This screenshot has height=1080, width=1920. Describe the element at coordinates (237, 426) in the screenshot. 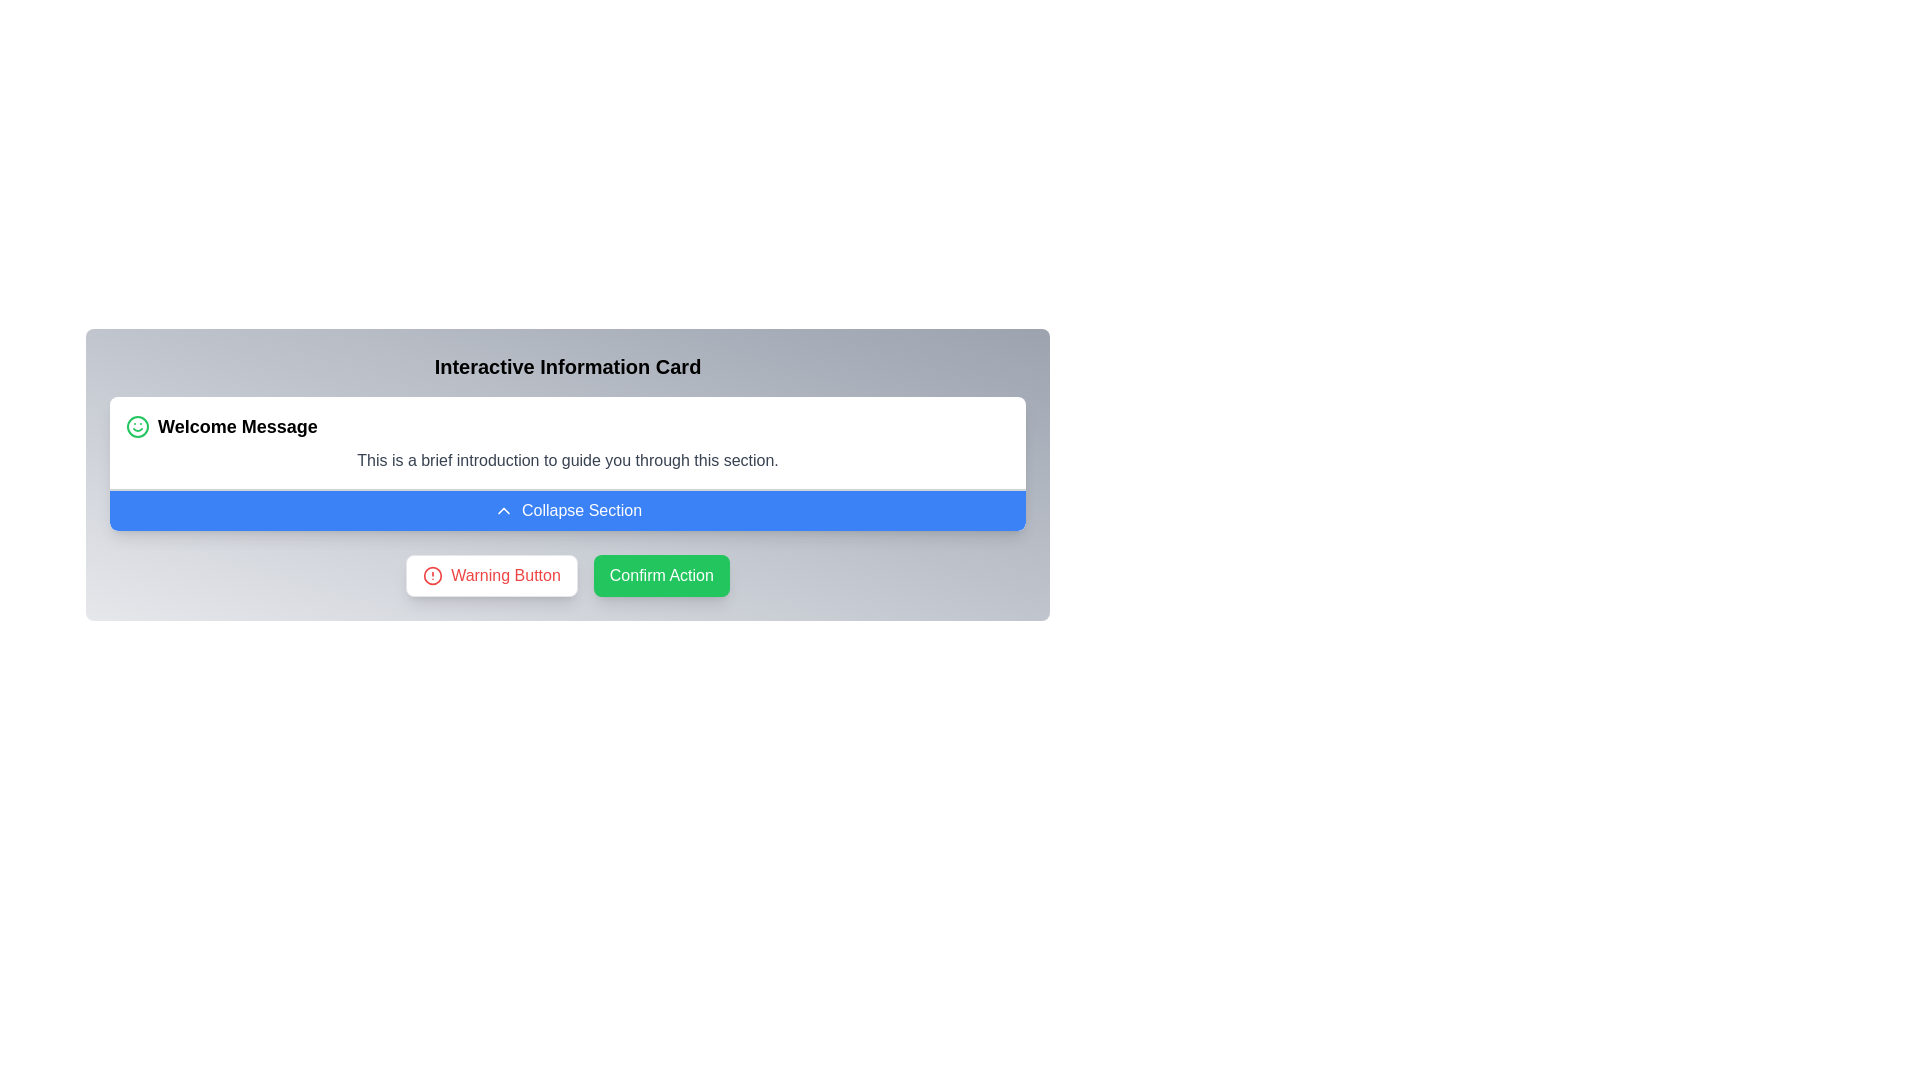

I see `the text label displaying 'Welcome Message' in bold font, which is the main header of its section and positioned in the top-left region of a content card` at that location.